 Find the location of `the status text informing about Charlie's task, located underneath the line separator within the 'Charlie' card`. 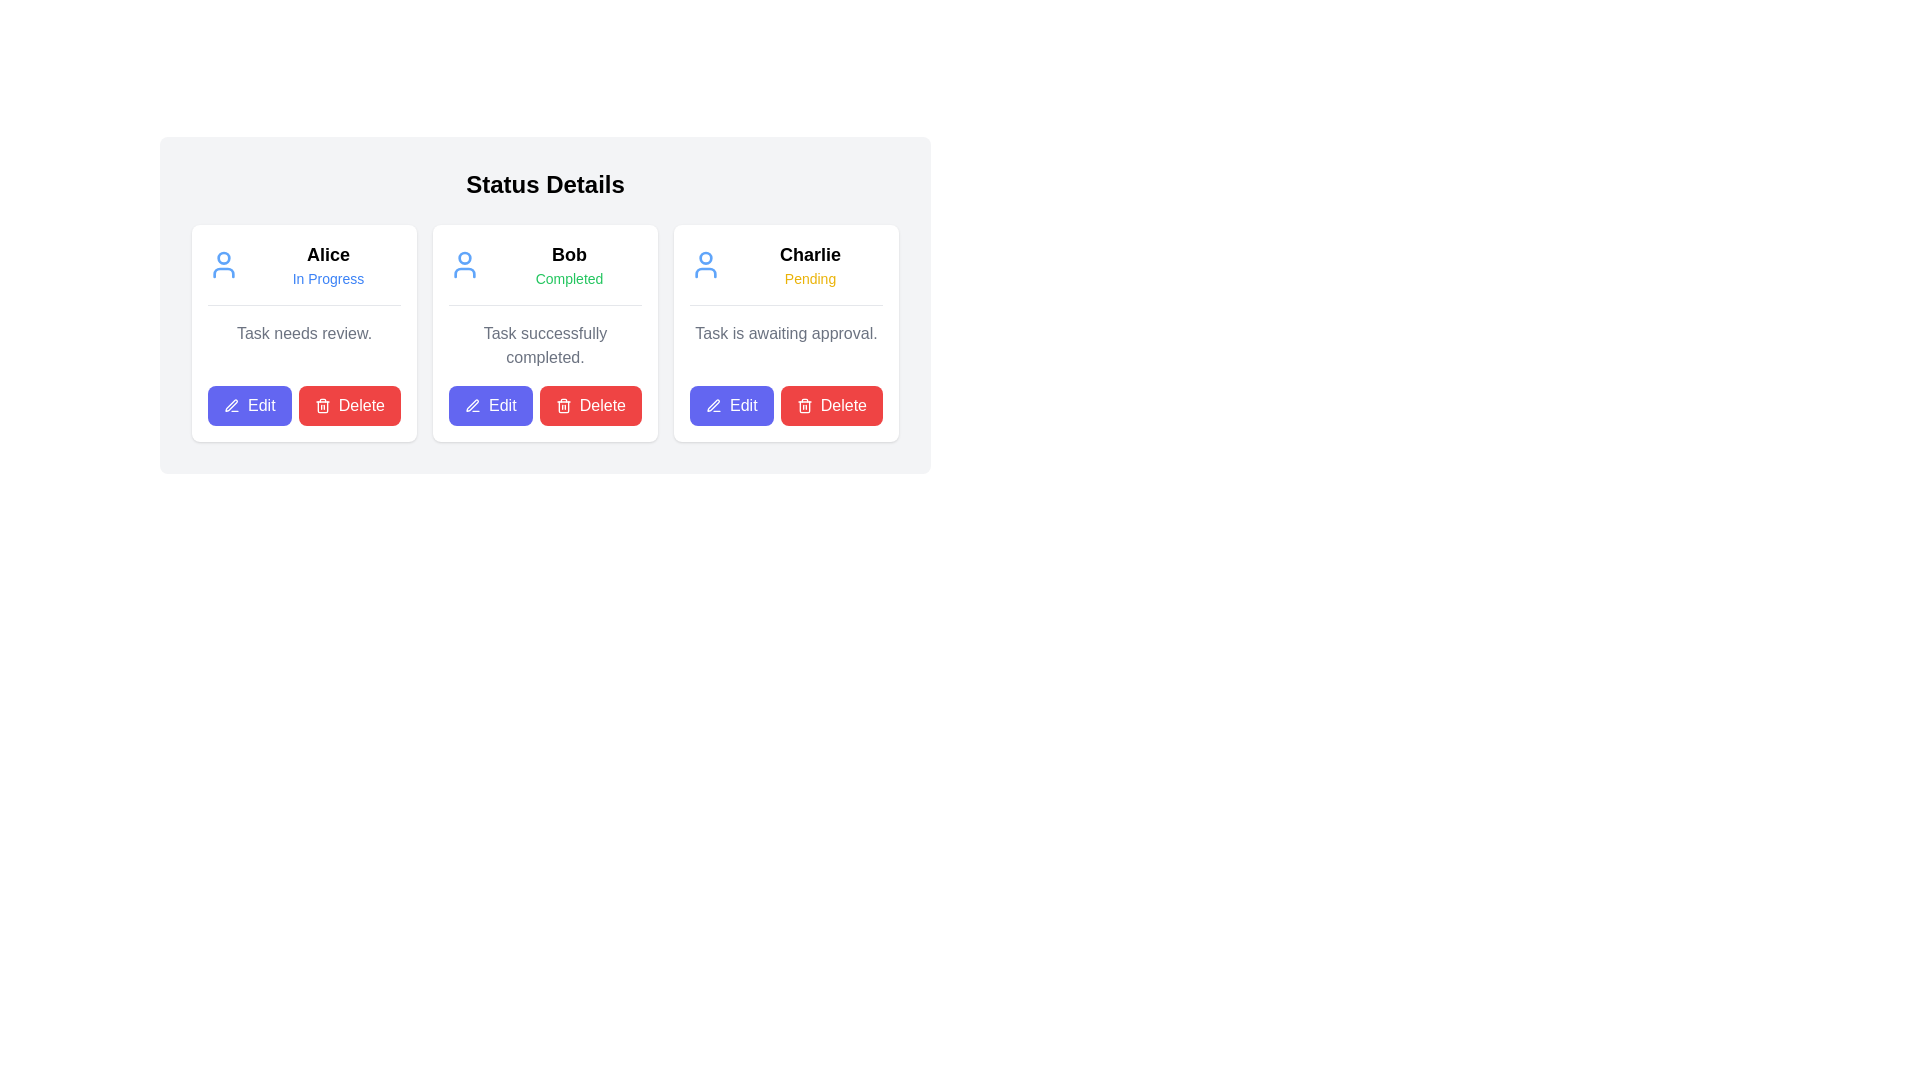

the status text informing about Charlie's task, located underneath the line separator within the 'Charlie' card is located at coordinates (785, 345).